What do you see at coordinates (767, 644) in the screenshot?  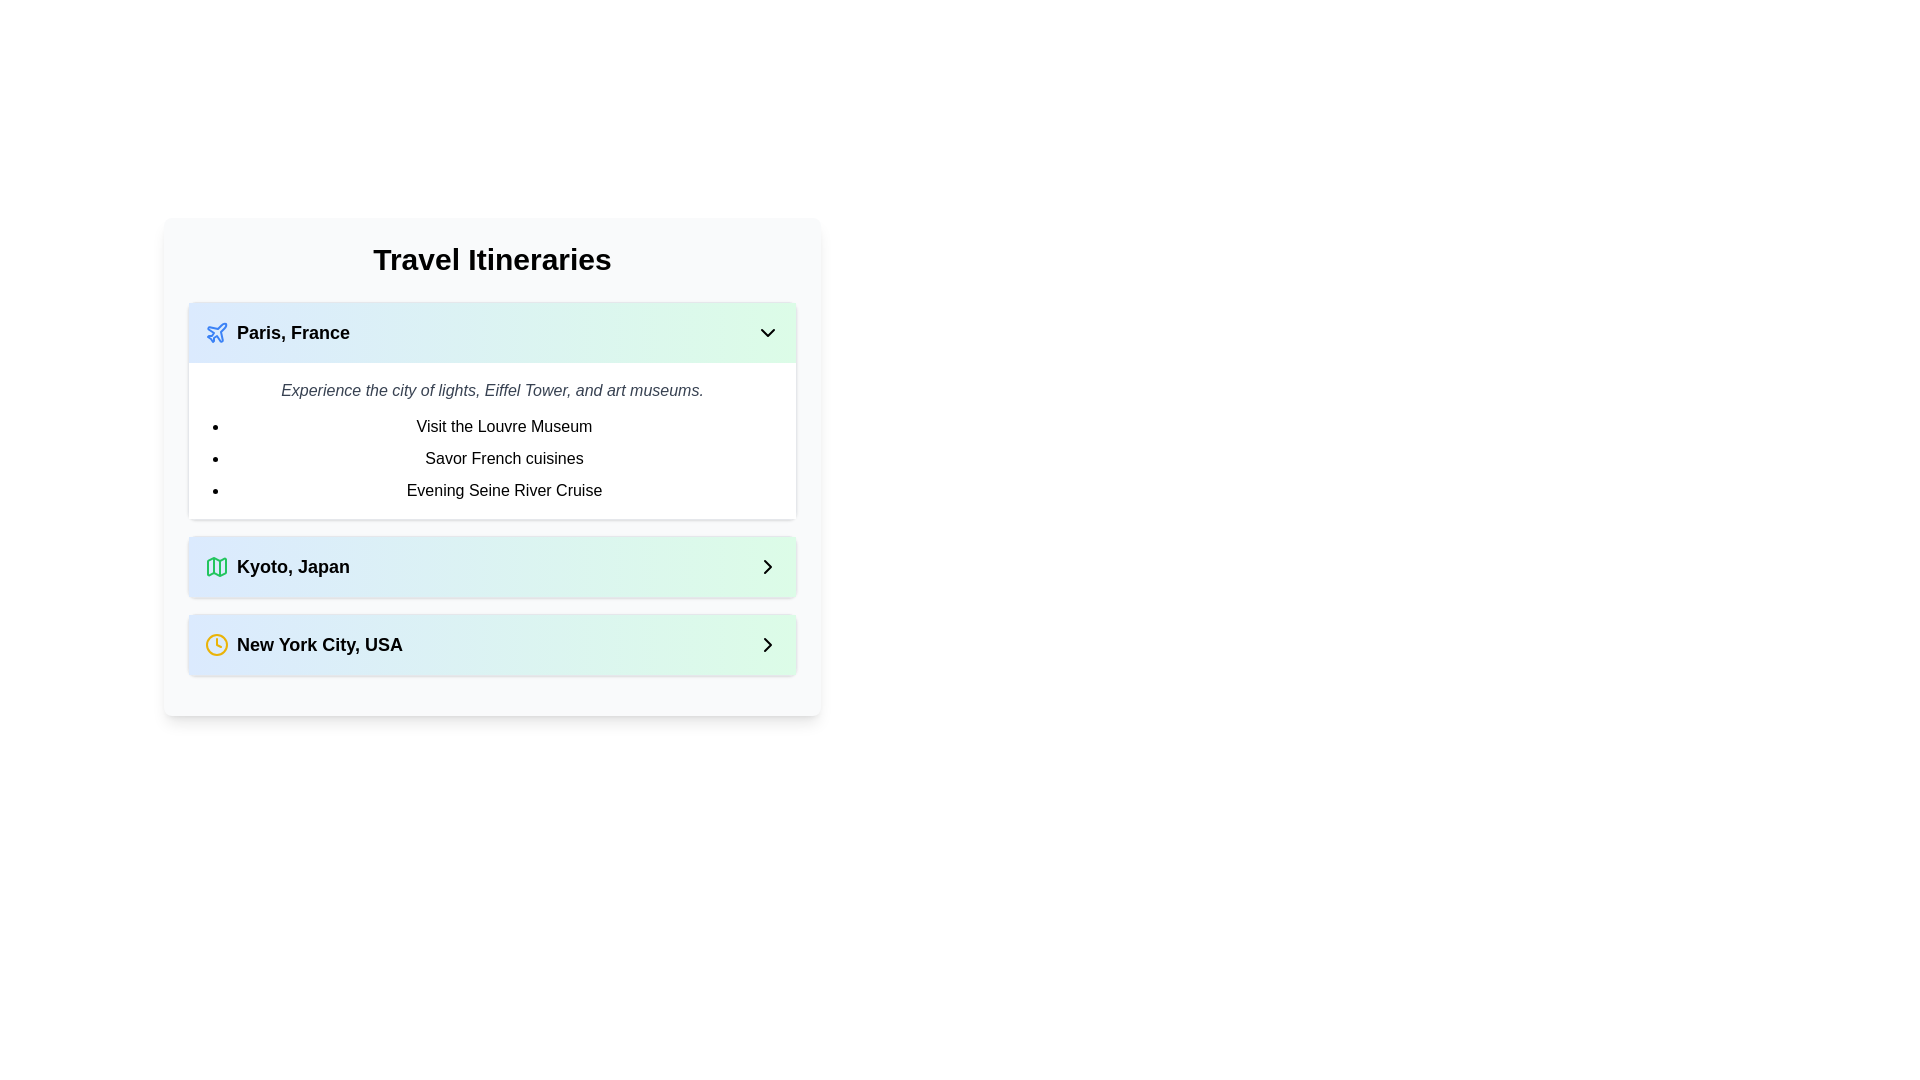 I see `the navigation icon located at the far-right end of the 'New York City, USA' row` at bounding box center [767, 644].